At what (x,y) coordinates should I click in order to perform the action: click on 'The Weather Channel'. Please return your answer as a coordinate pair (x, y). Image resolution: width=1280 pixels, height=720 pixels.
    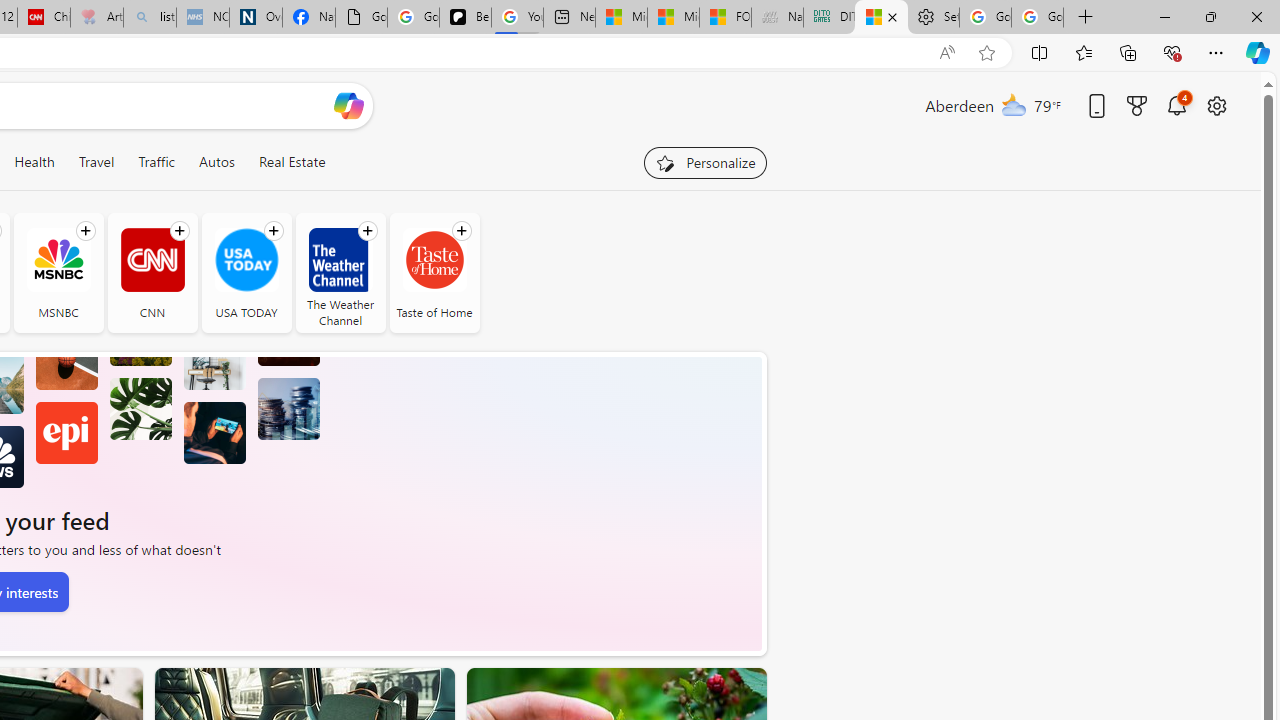
    Looking at the image, I should click on (340, 259).